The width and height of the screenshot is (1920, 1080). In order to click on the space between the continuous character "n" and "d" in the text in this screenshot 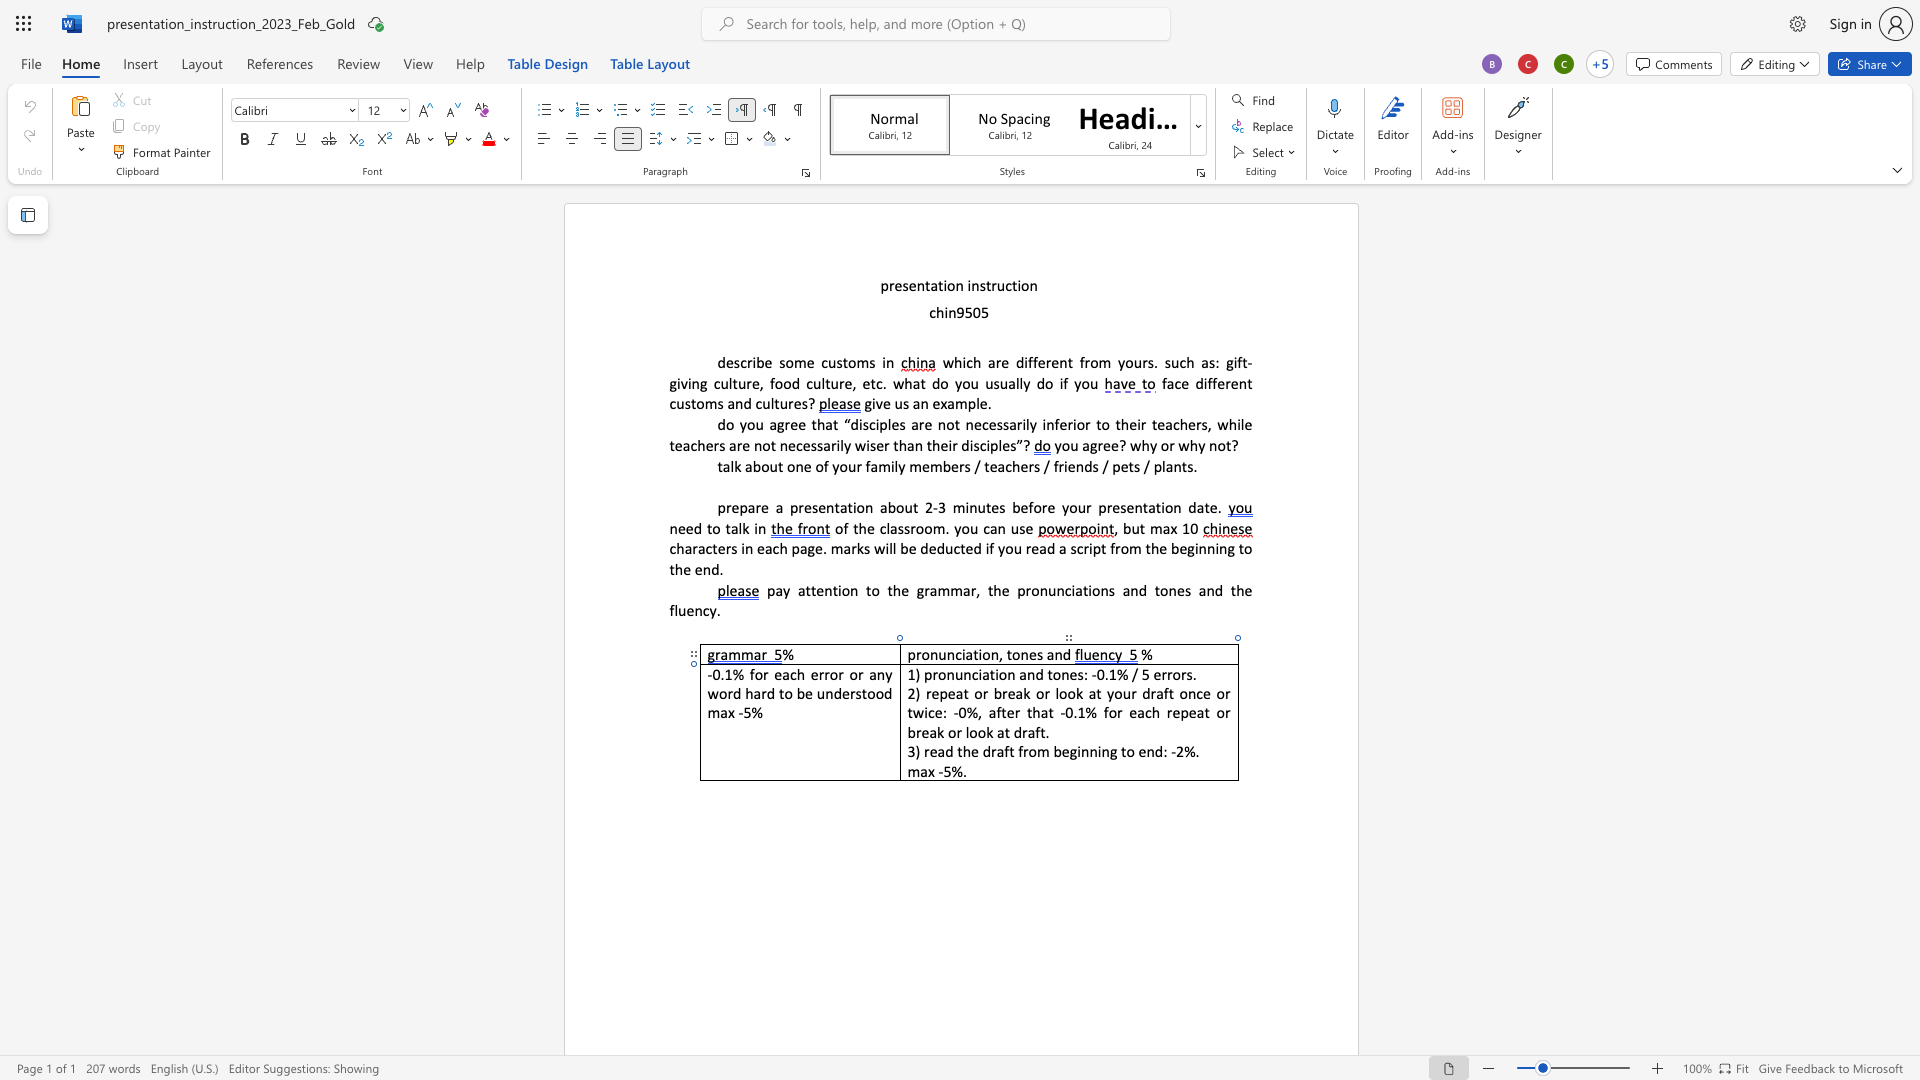, I will do `click(1035, 674)`.